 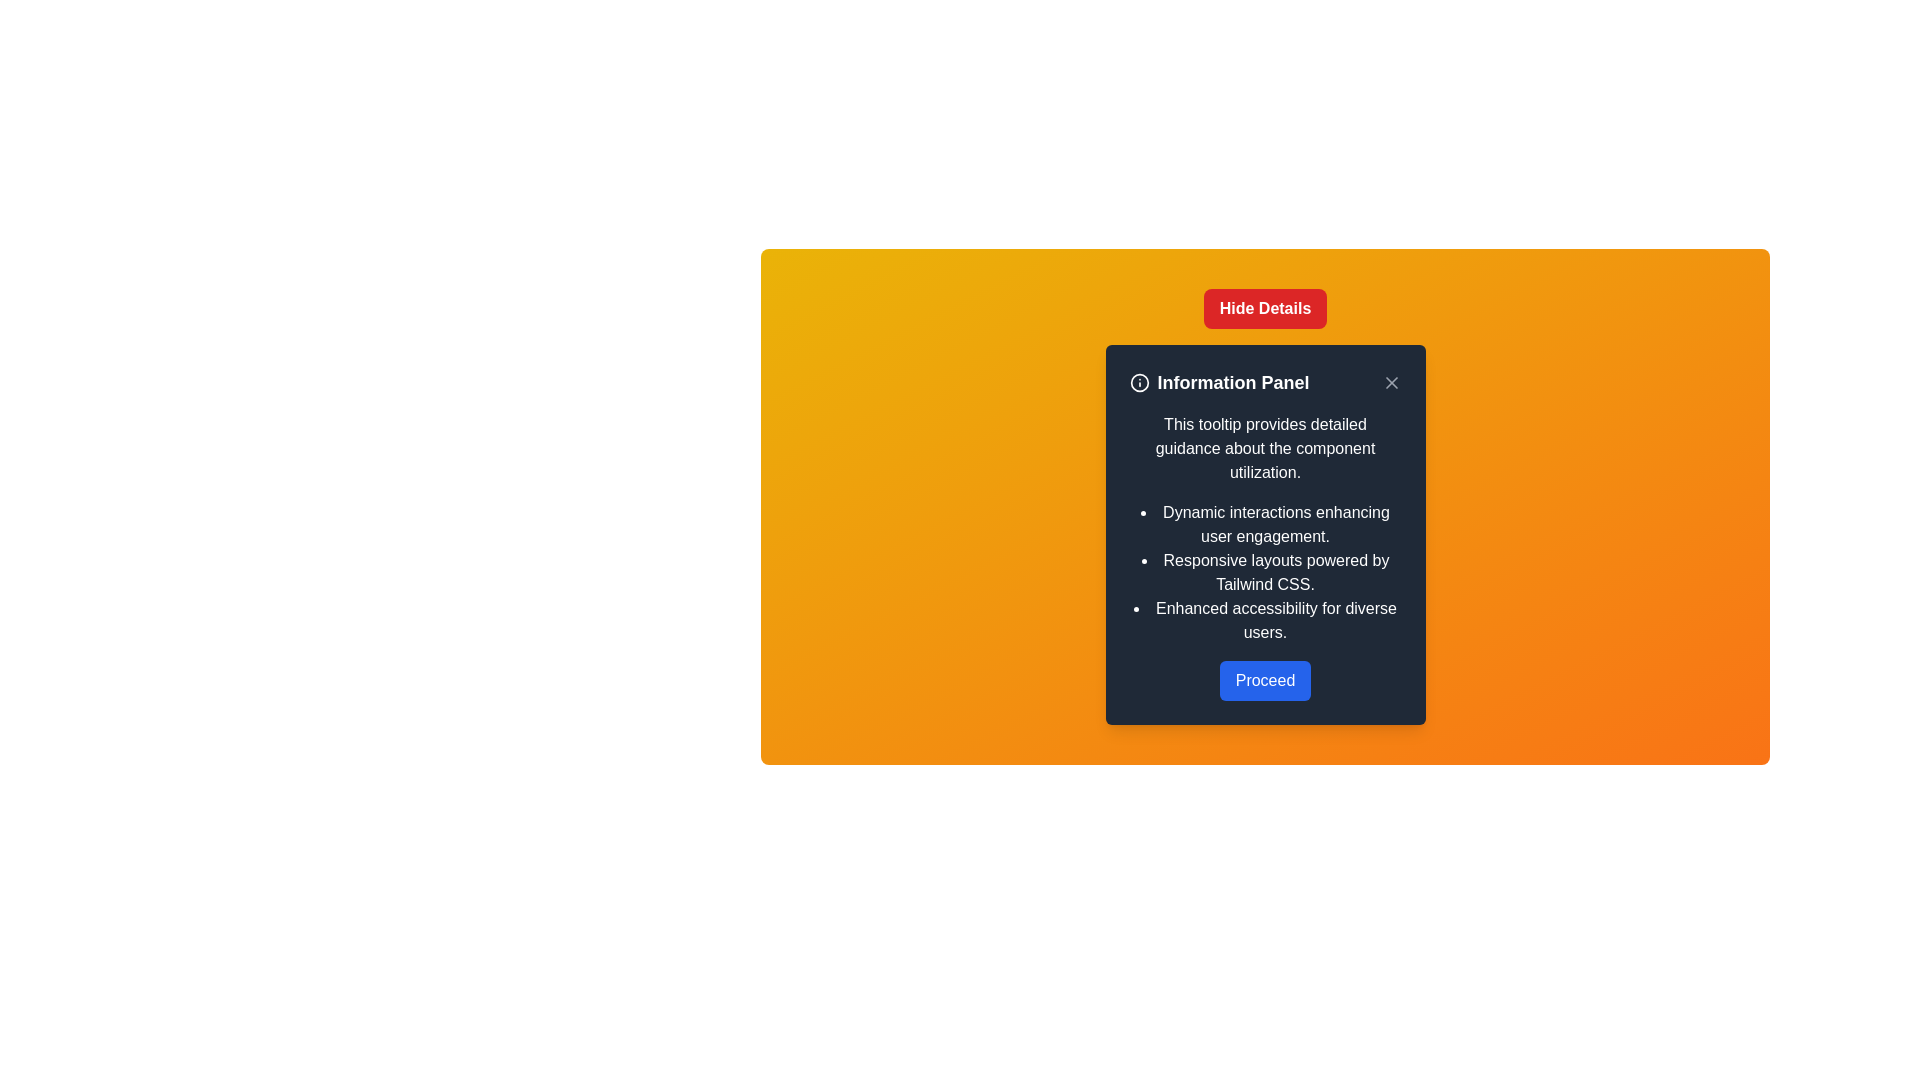 What do you see at coordinates (1264, 620) in the screenshot?
I see `the third bullet point in the list that states 'Enhanced accessibility for diverse users.', which is styled in white text on a dark background and positioned between 'Responsive layouts powered by Tailwind CSS.' and the 'Proceed' button` at bounding box center [1264, 620].